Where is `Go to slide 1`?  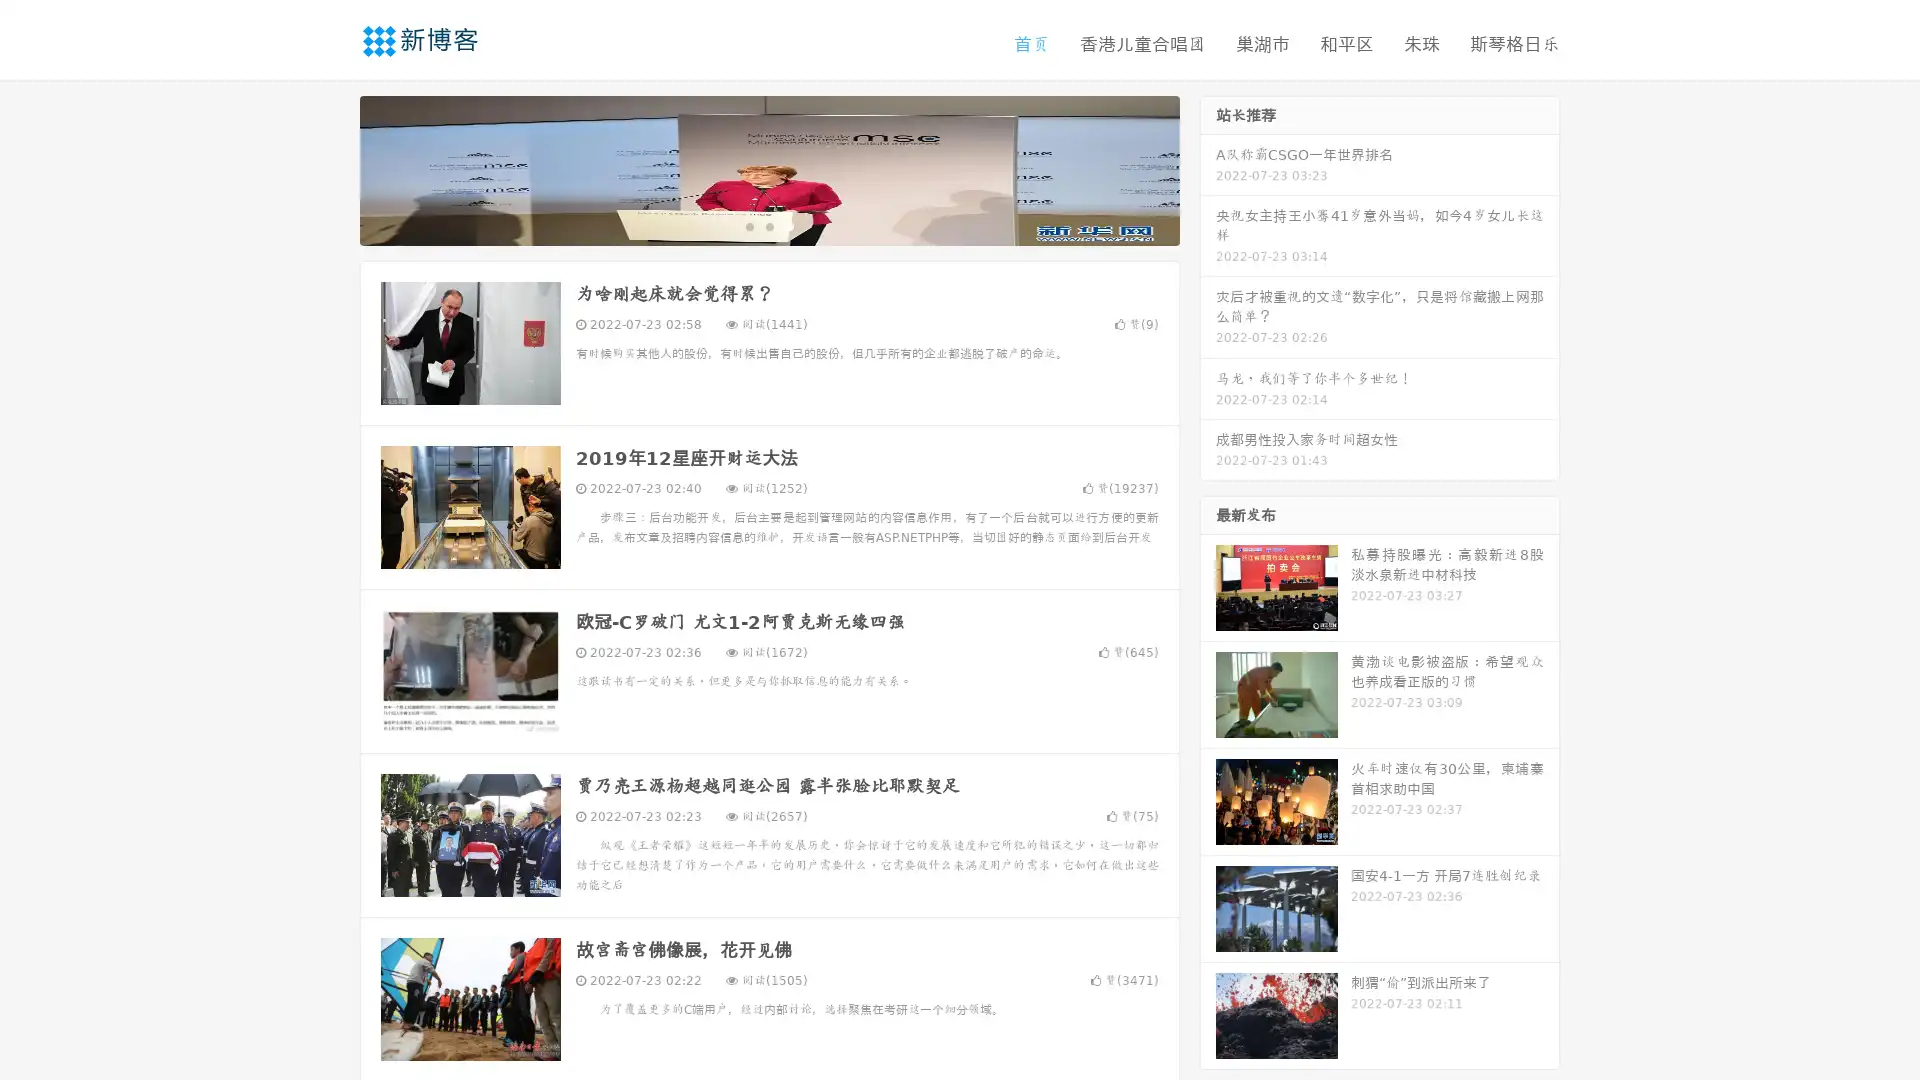 Go to slide 1 is located at coordinates (748, 225).